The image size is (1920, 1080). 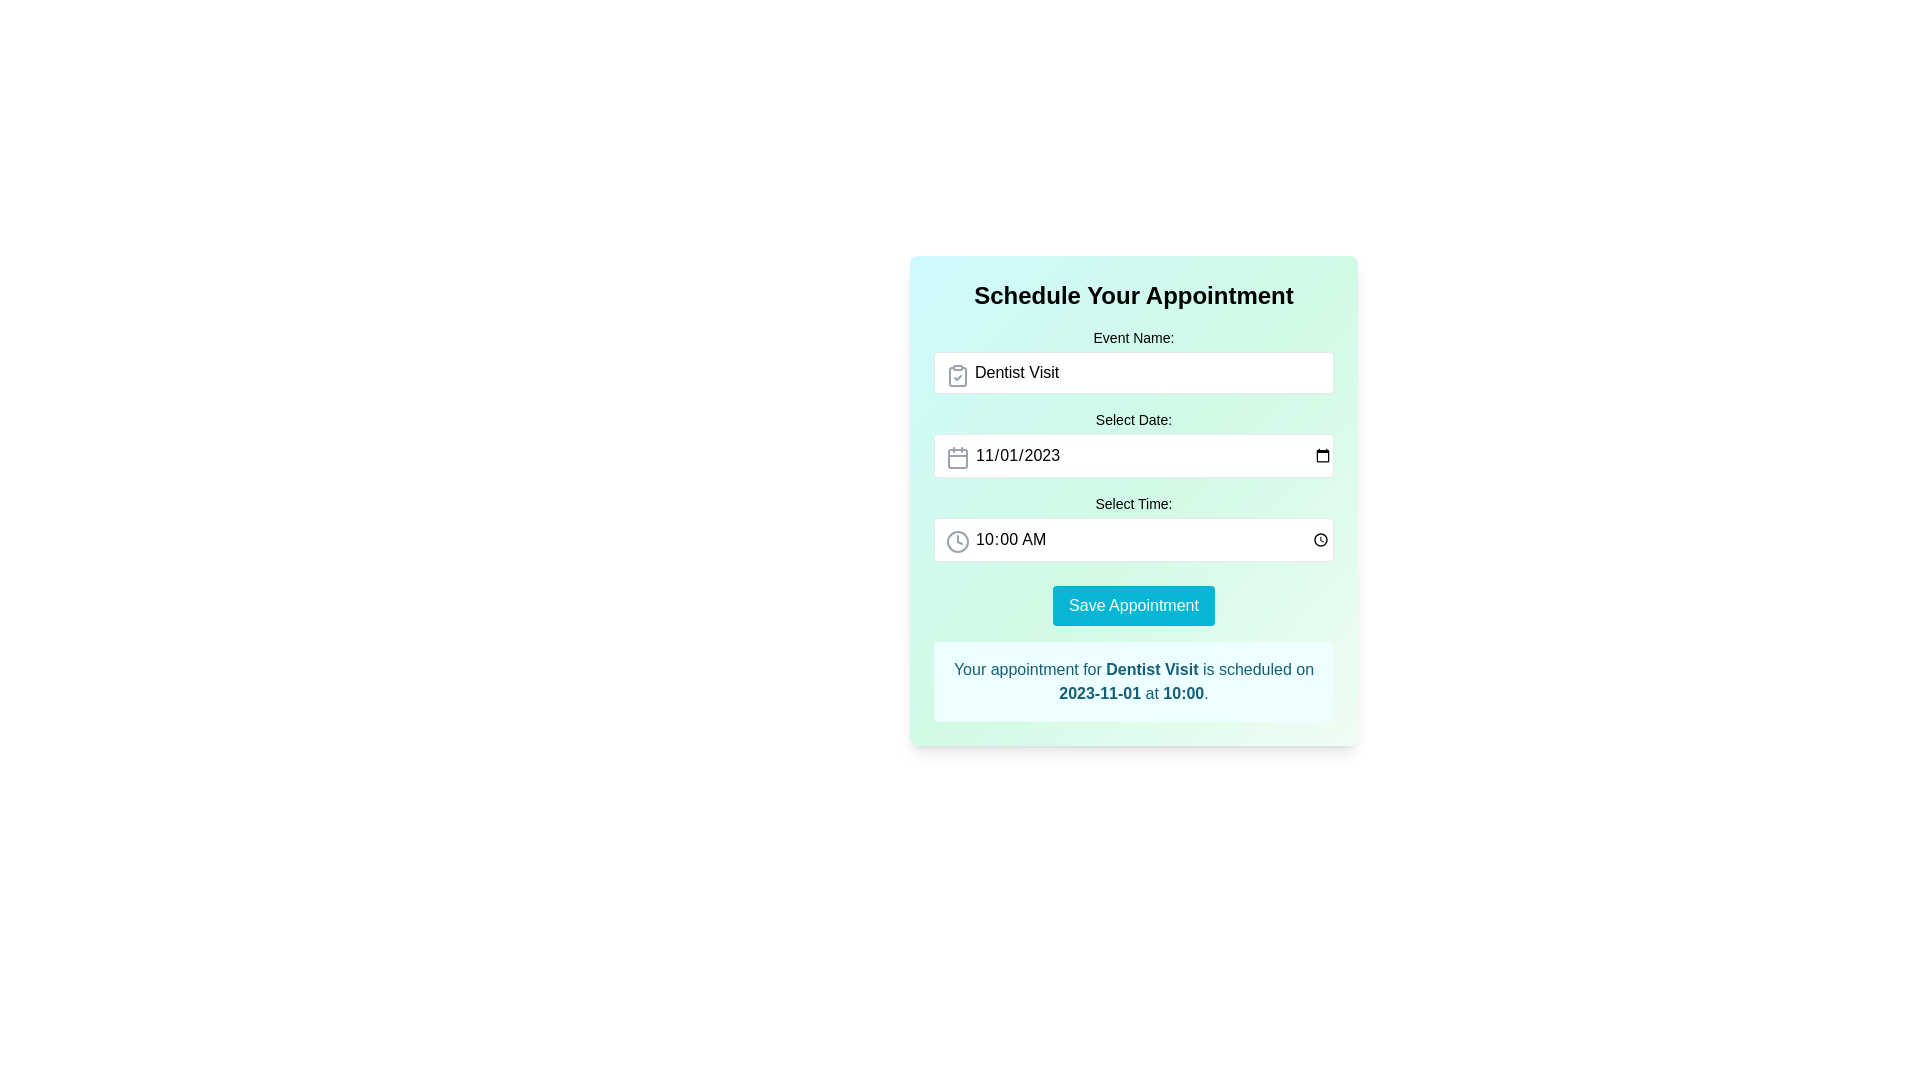 I want to click on the labeled input field at the top of the scheduling form to focus and edit the event name, so click(x=1133, y=361).